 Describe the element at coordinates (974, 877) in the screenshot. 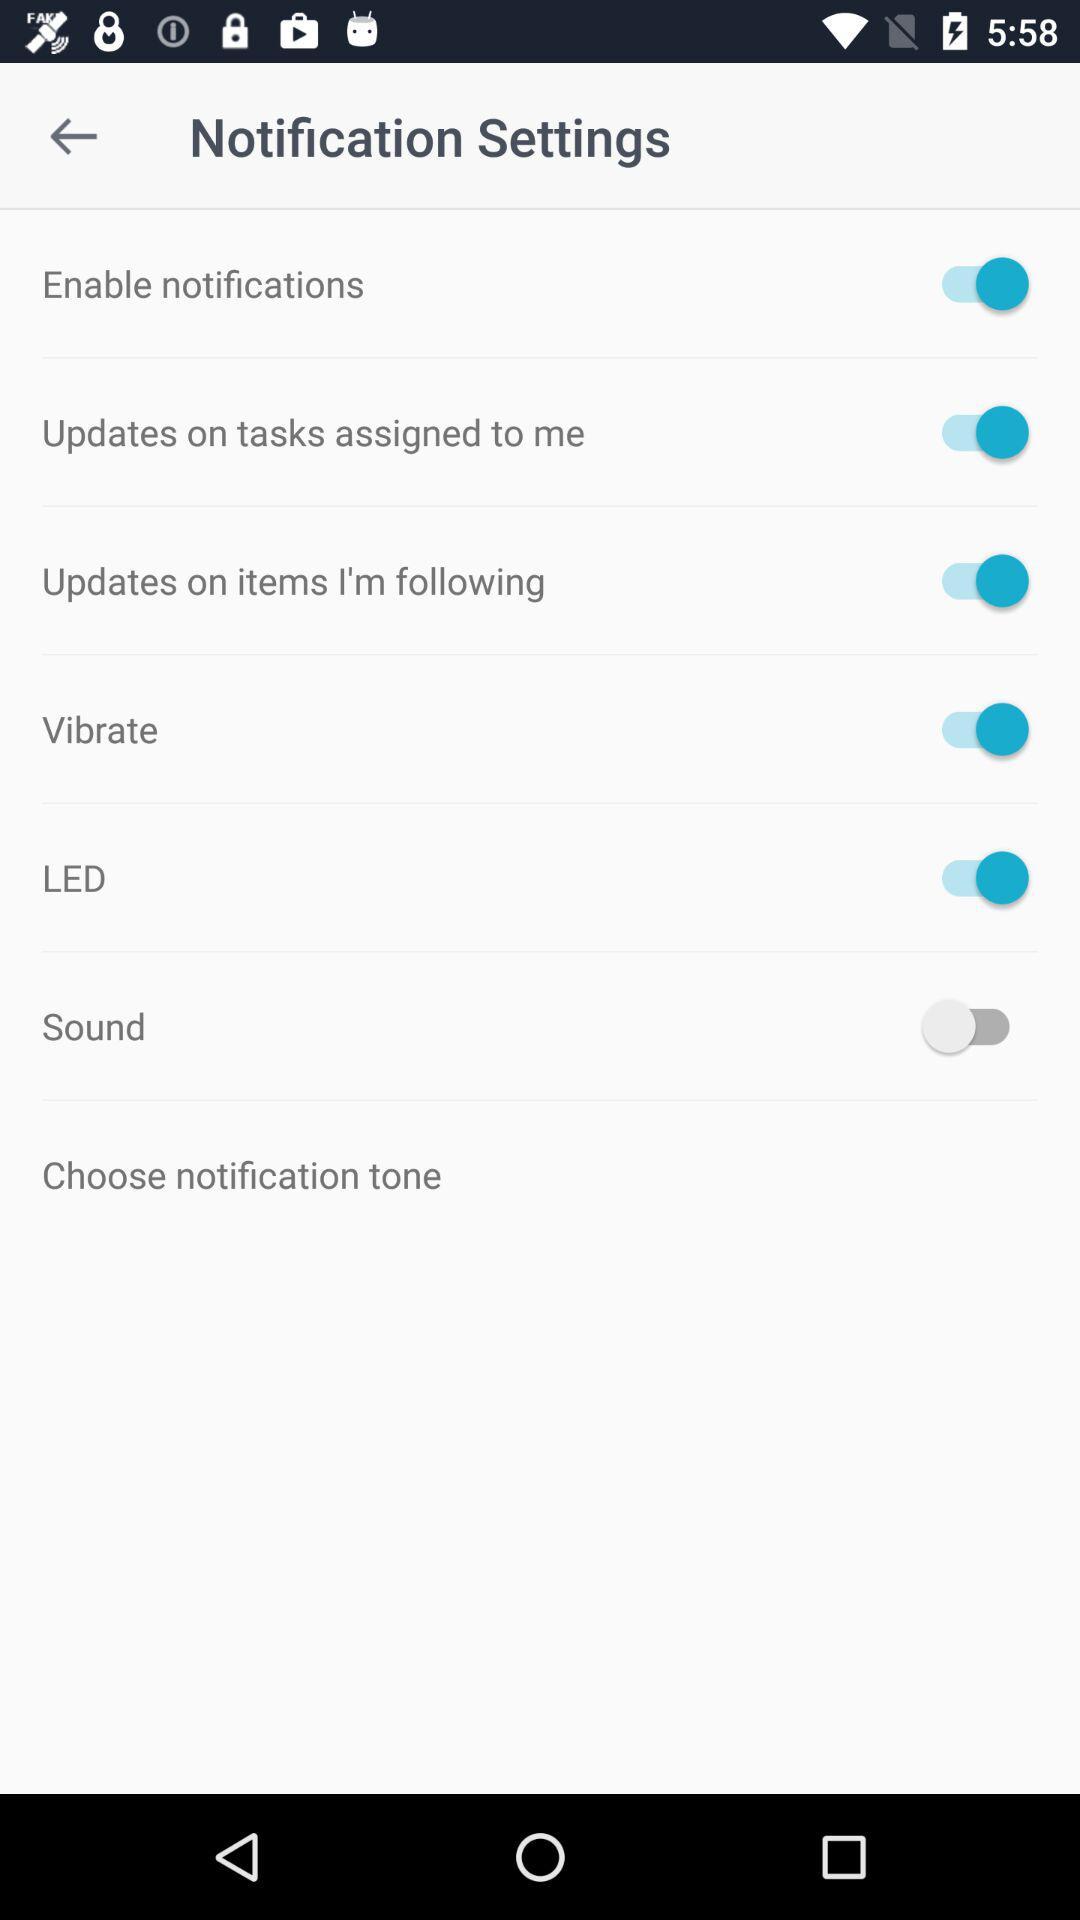

I see `button to turn led light on` at that location.